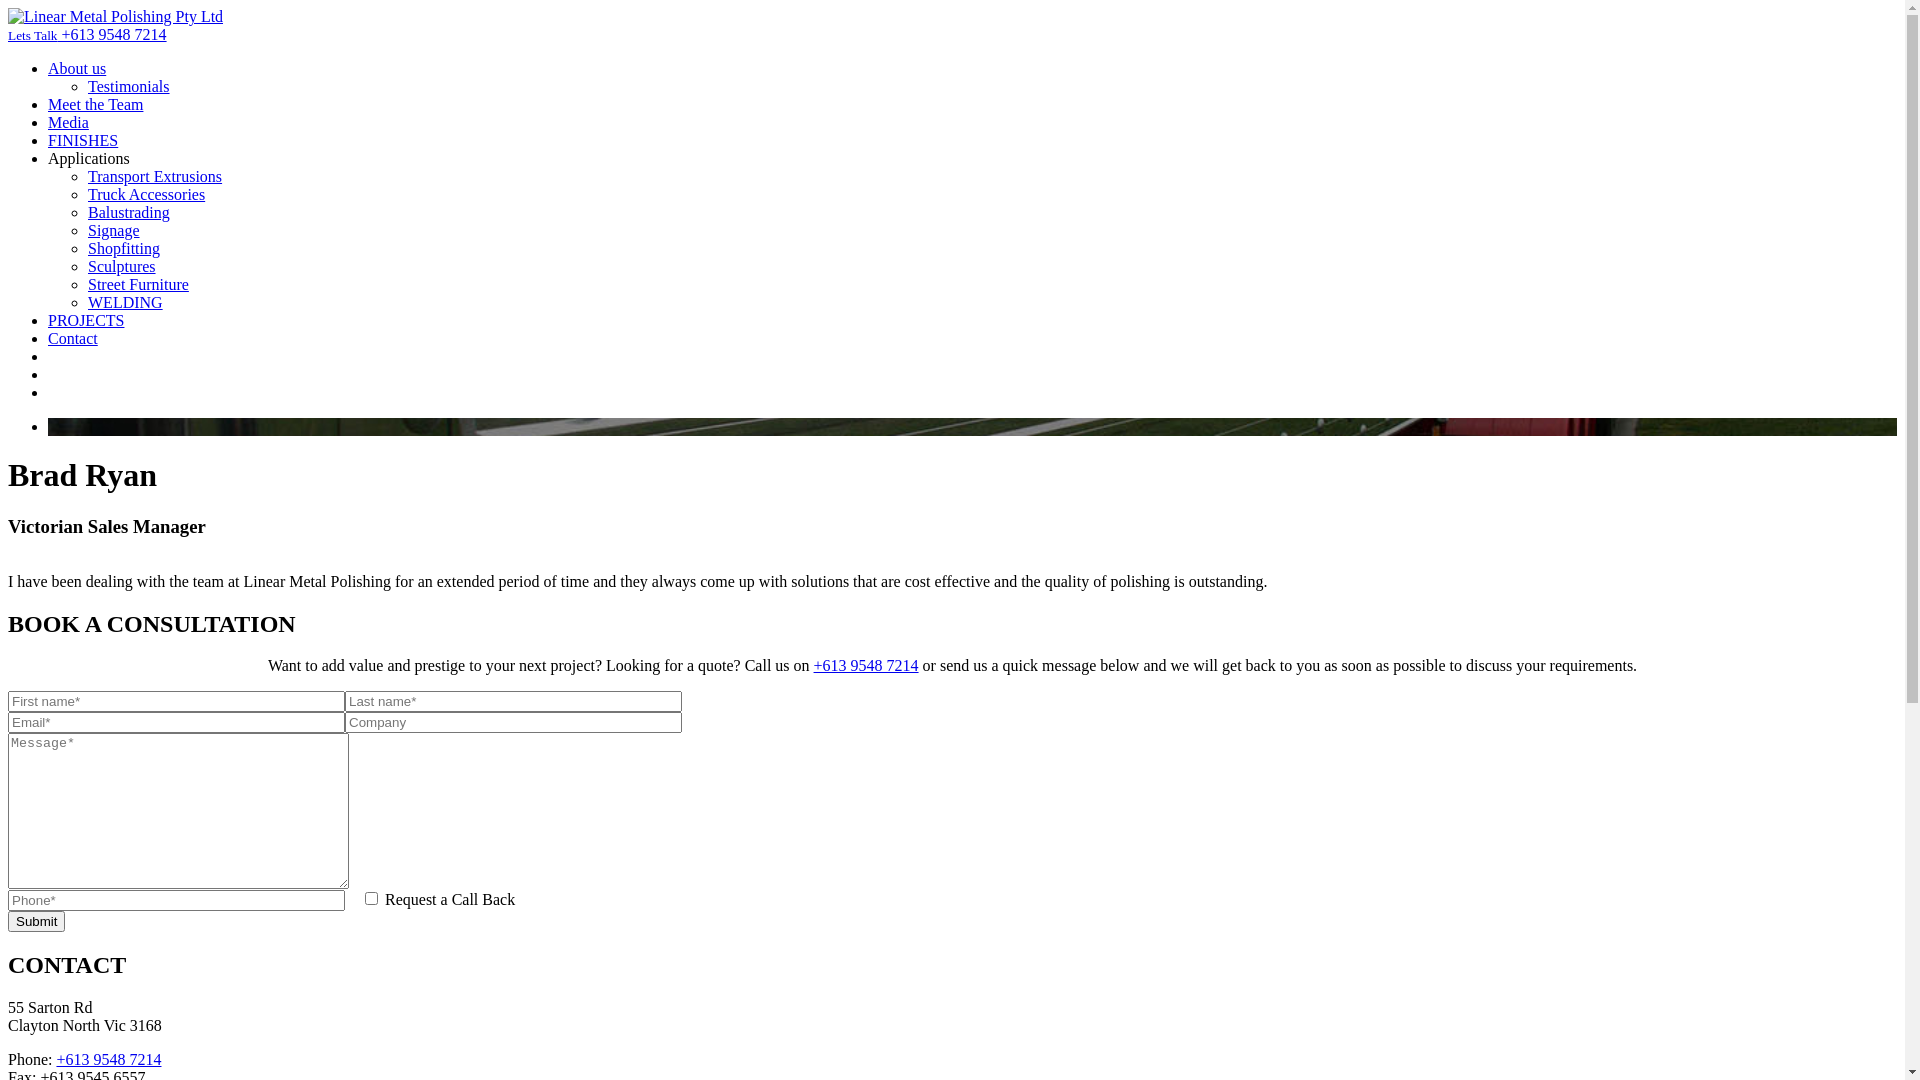 This screenshot has width=1920, height=1080. What do you see at coordinates (48, 337) in the screenshot?
I see `'Contact'` at bounding box center [48, 337].